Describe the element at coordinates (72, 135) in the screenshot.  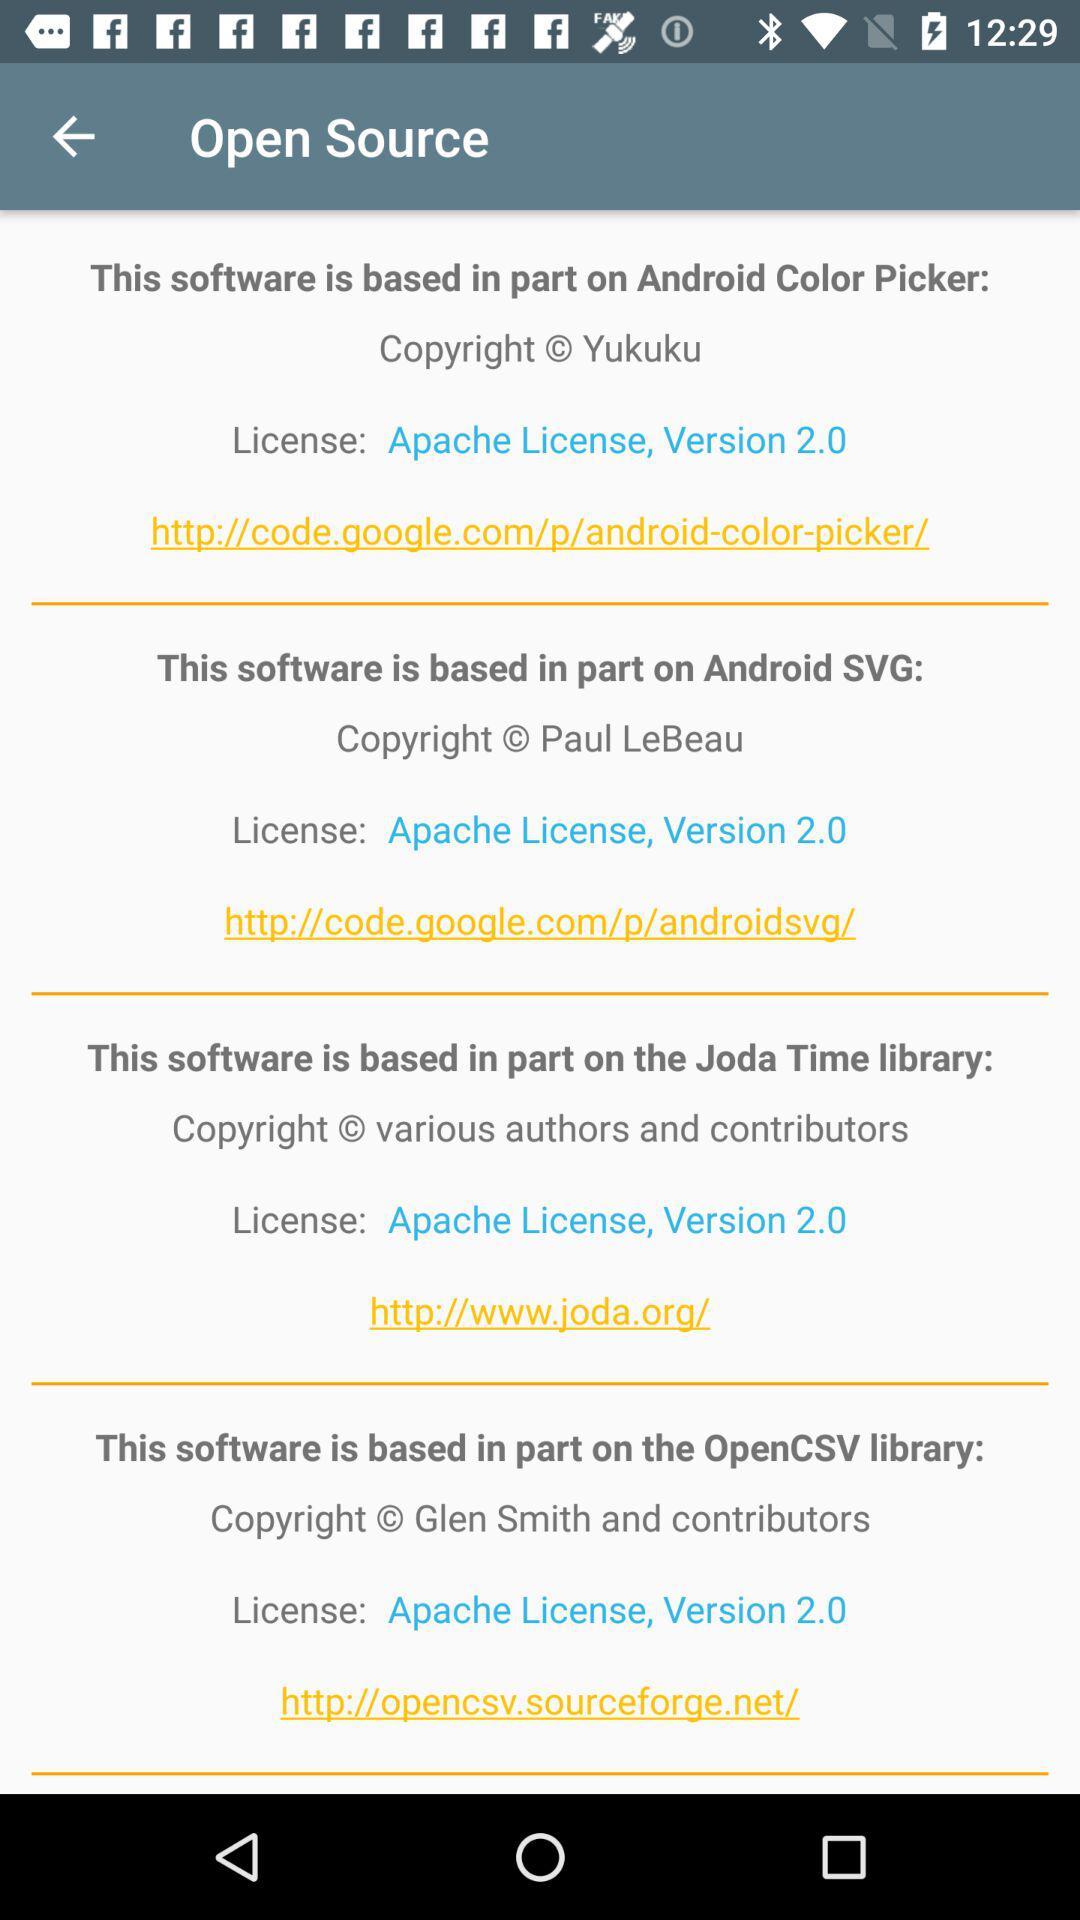
I see `the item to the left of the open source icon` at that location.